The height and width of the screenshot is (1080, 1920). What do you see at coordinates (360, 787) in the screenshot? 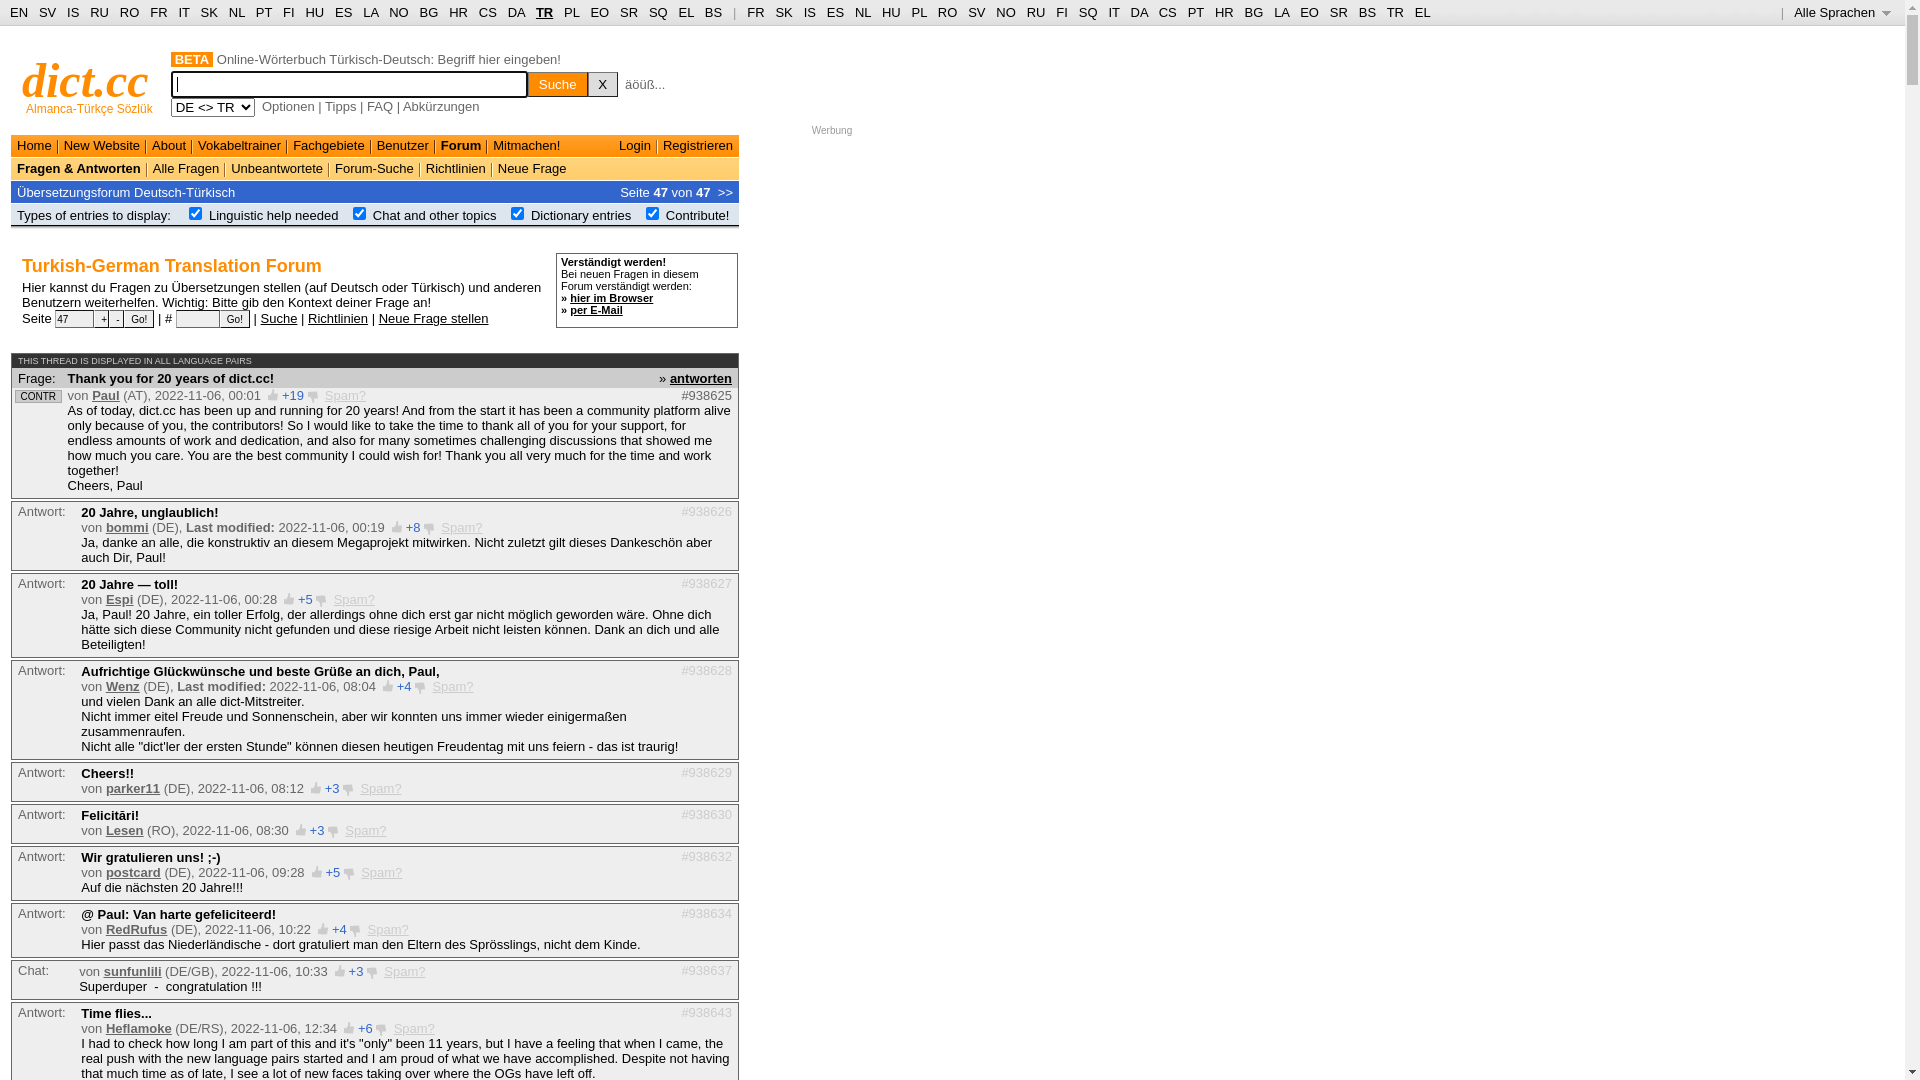
I see `'Spam?'` at bounding box center [360, 787].